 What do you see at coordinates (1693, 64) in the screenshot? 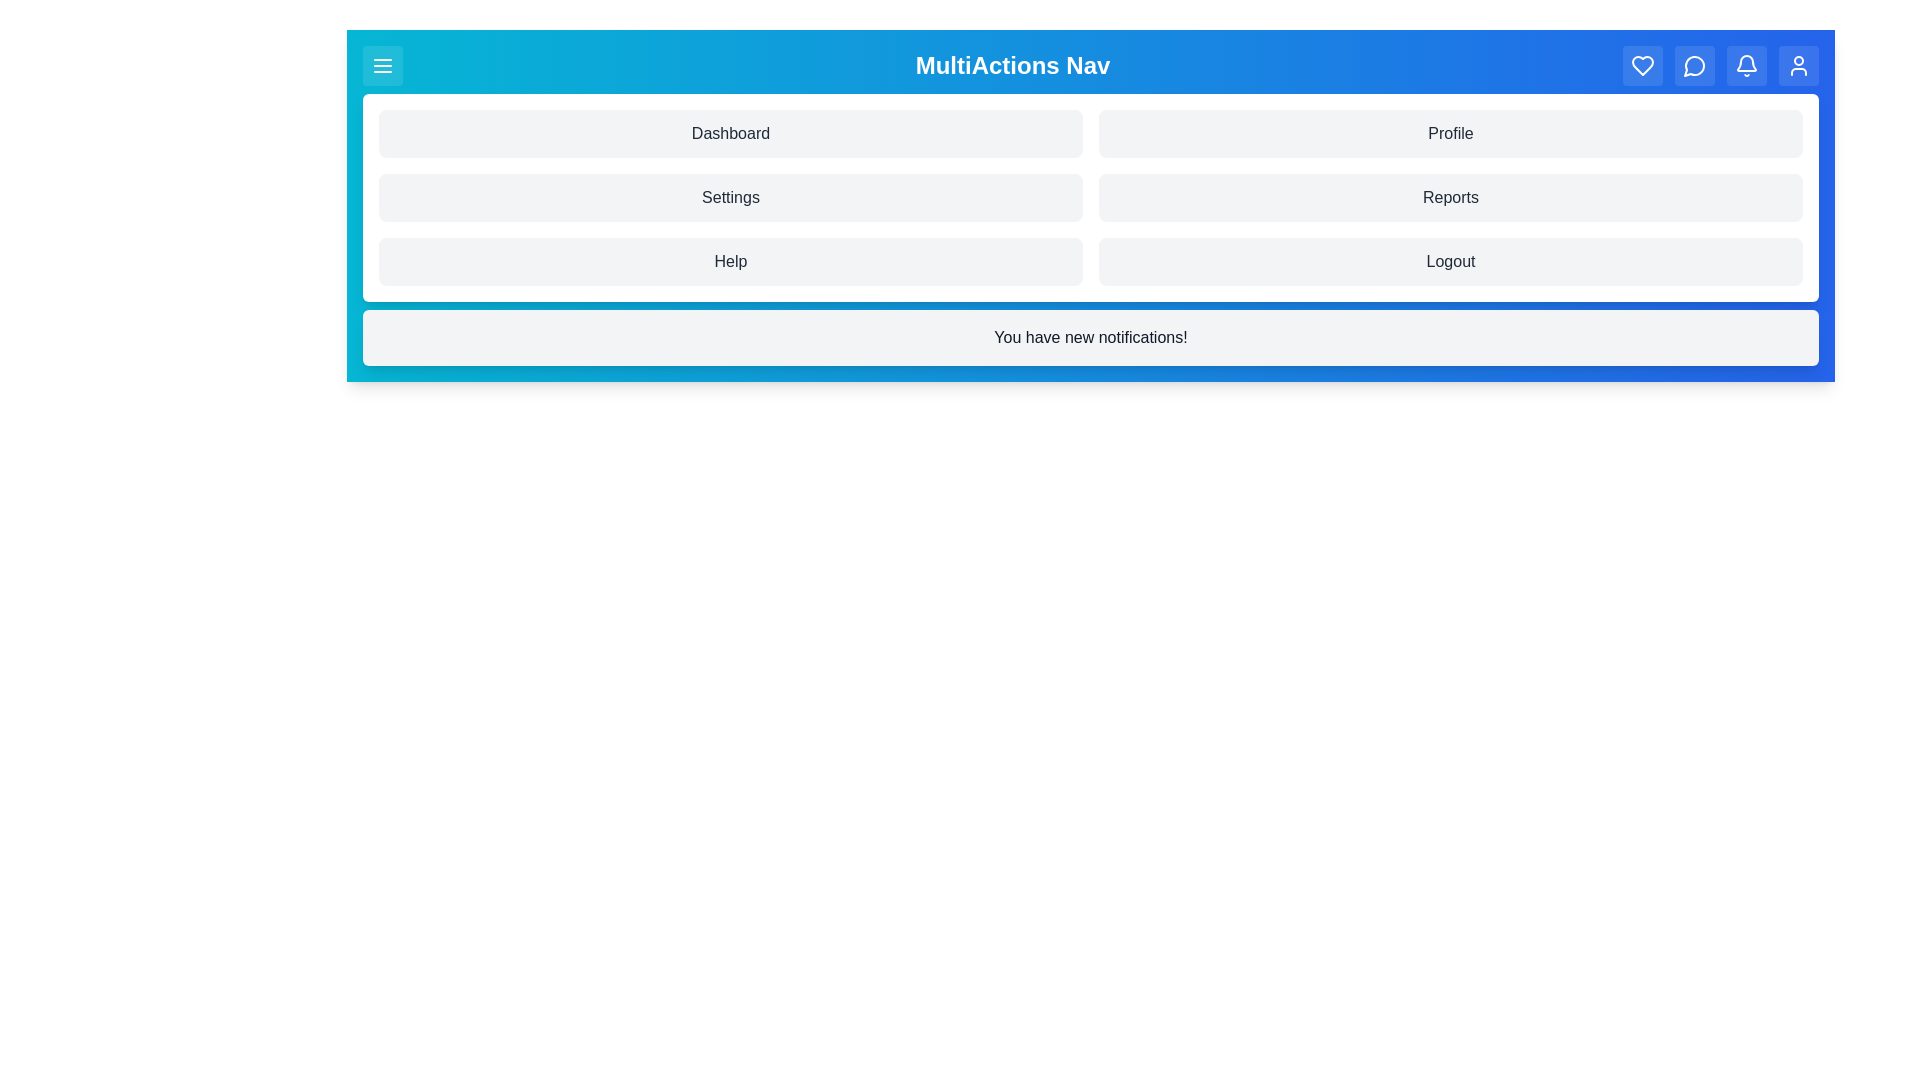
I see `the navigation button MessageCircle` at bounding box center [1693, 64].